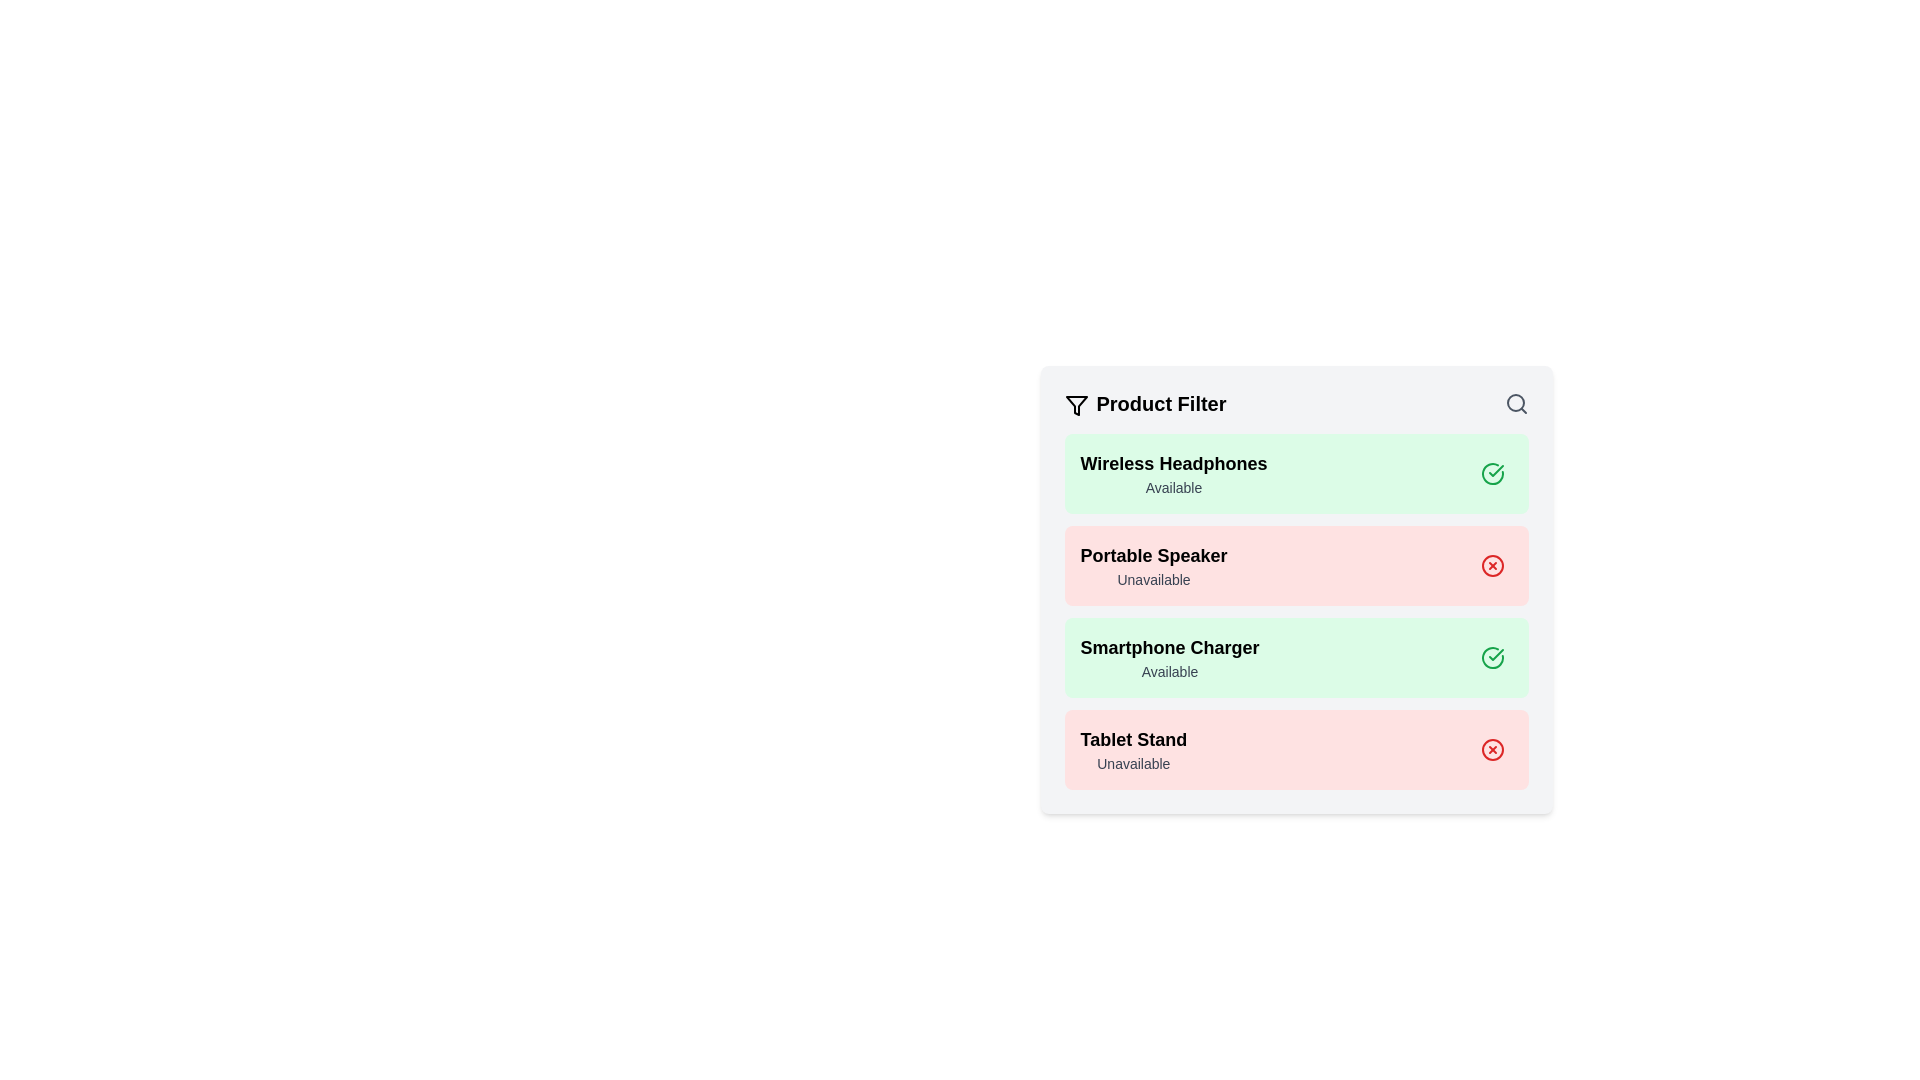 Image resolution: width=1920 pixels, height=1080 pixels. Describe the element at coordinates (1075, 405) in the screenshot. I see `the funnel-shaped icon for filtering functionality located to the left of the 'Product Filter' title` at that location.